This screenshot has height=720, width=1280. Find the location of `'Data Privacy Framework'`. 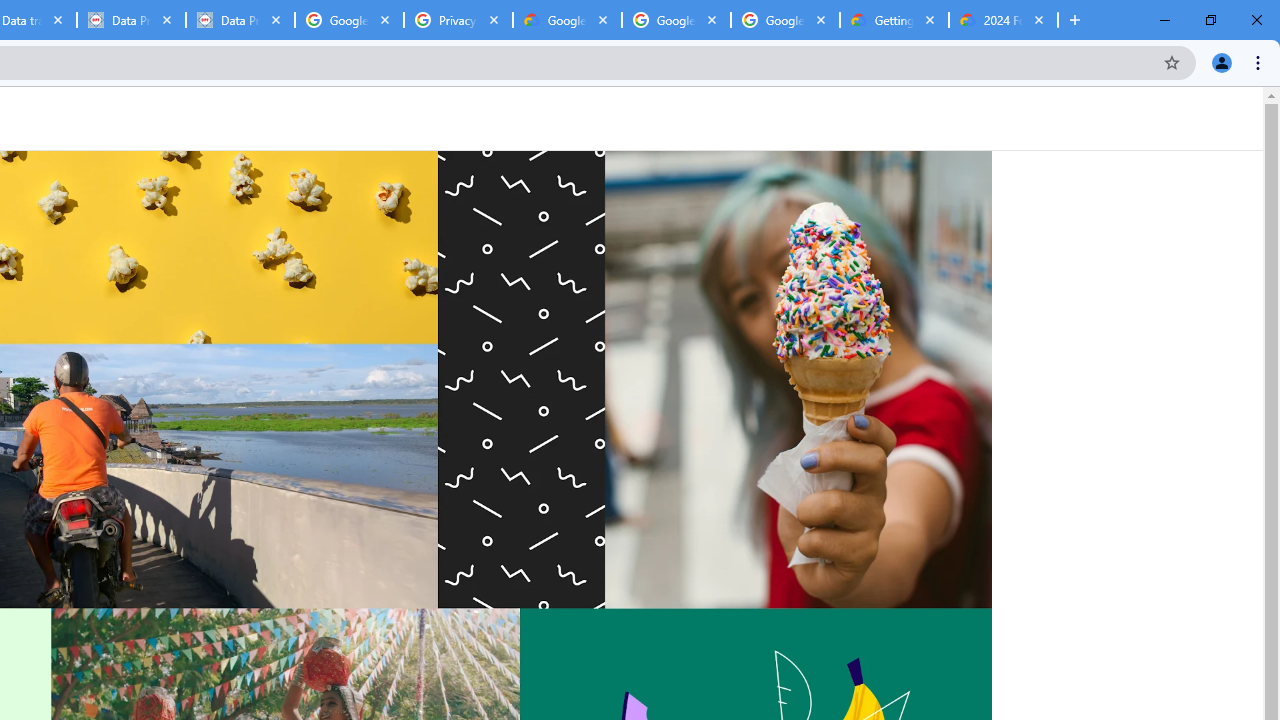

'Data Privacy Framework' is located at coordinates (240, 20).